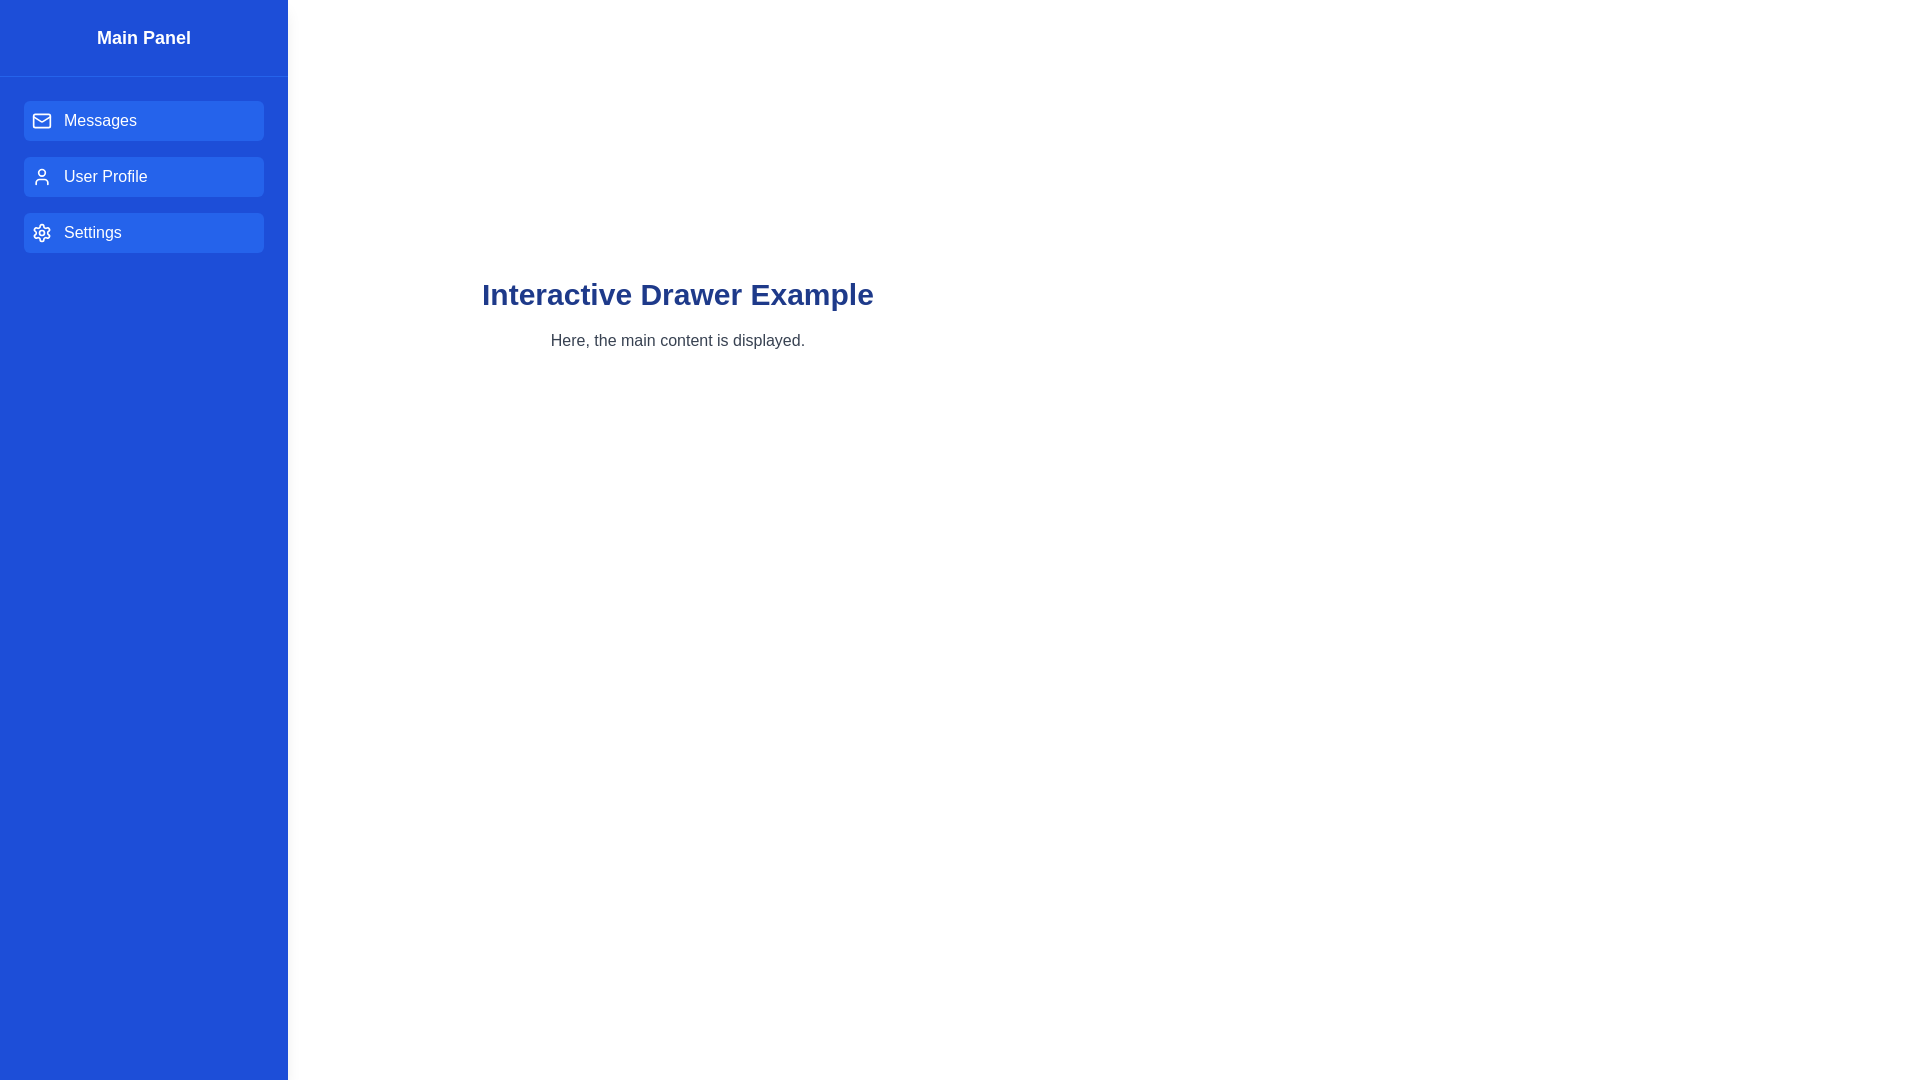 The image size is (1920, 1080). What do you see at coordinates (676, 792) in the screenshot?
I see `the main content area to focus on it` at bounding box center [676, 792].